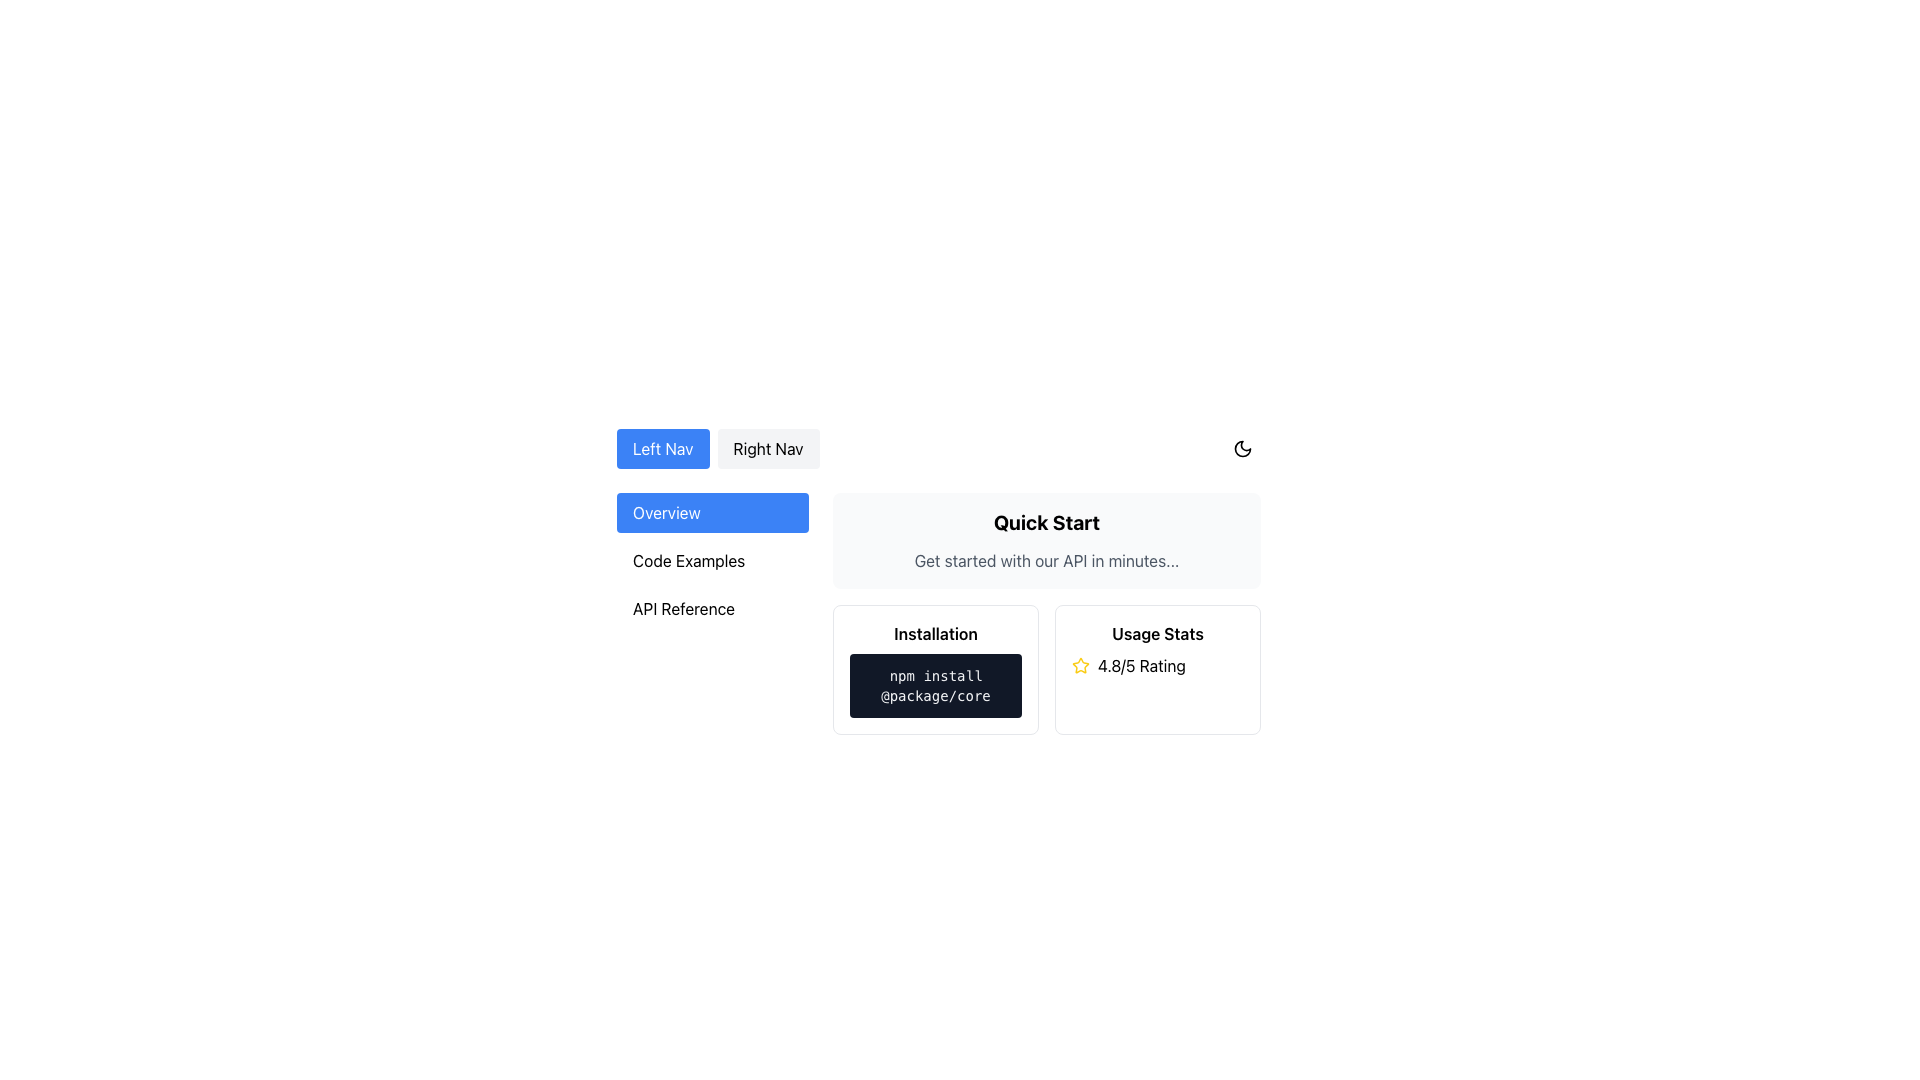 The width and height of the screenshot is (1920, 1080). Describe the element at coordinates (1045, 522) in the screenshot. I see `text from the Text Label that serves as a title for quick setup instructions, located in the top-right section of the interface` at that location.